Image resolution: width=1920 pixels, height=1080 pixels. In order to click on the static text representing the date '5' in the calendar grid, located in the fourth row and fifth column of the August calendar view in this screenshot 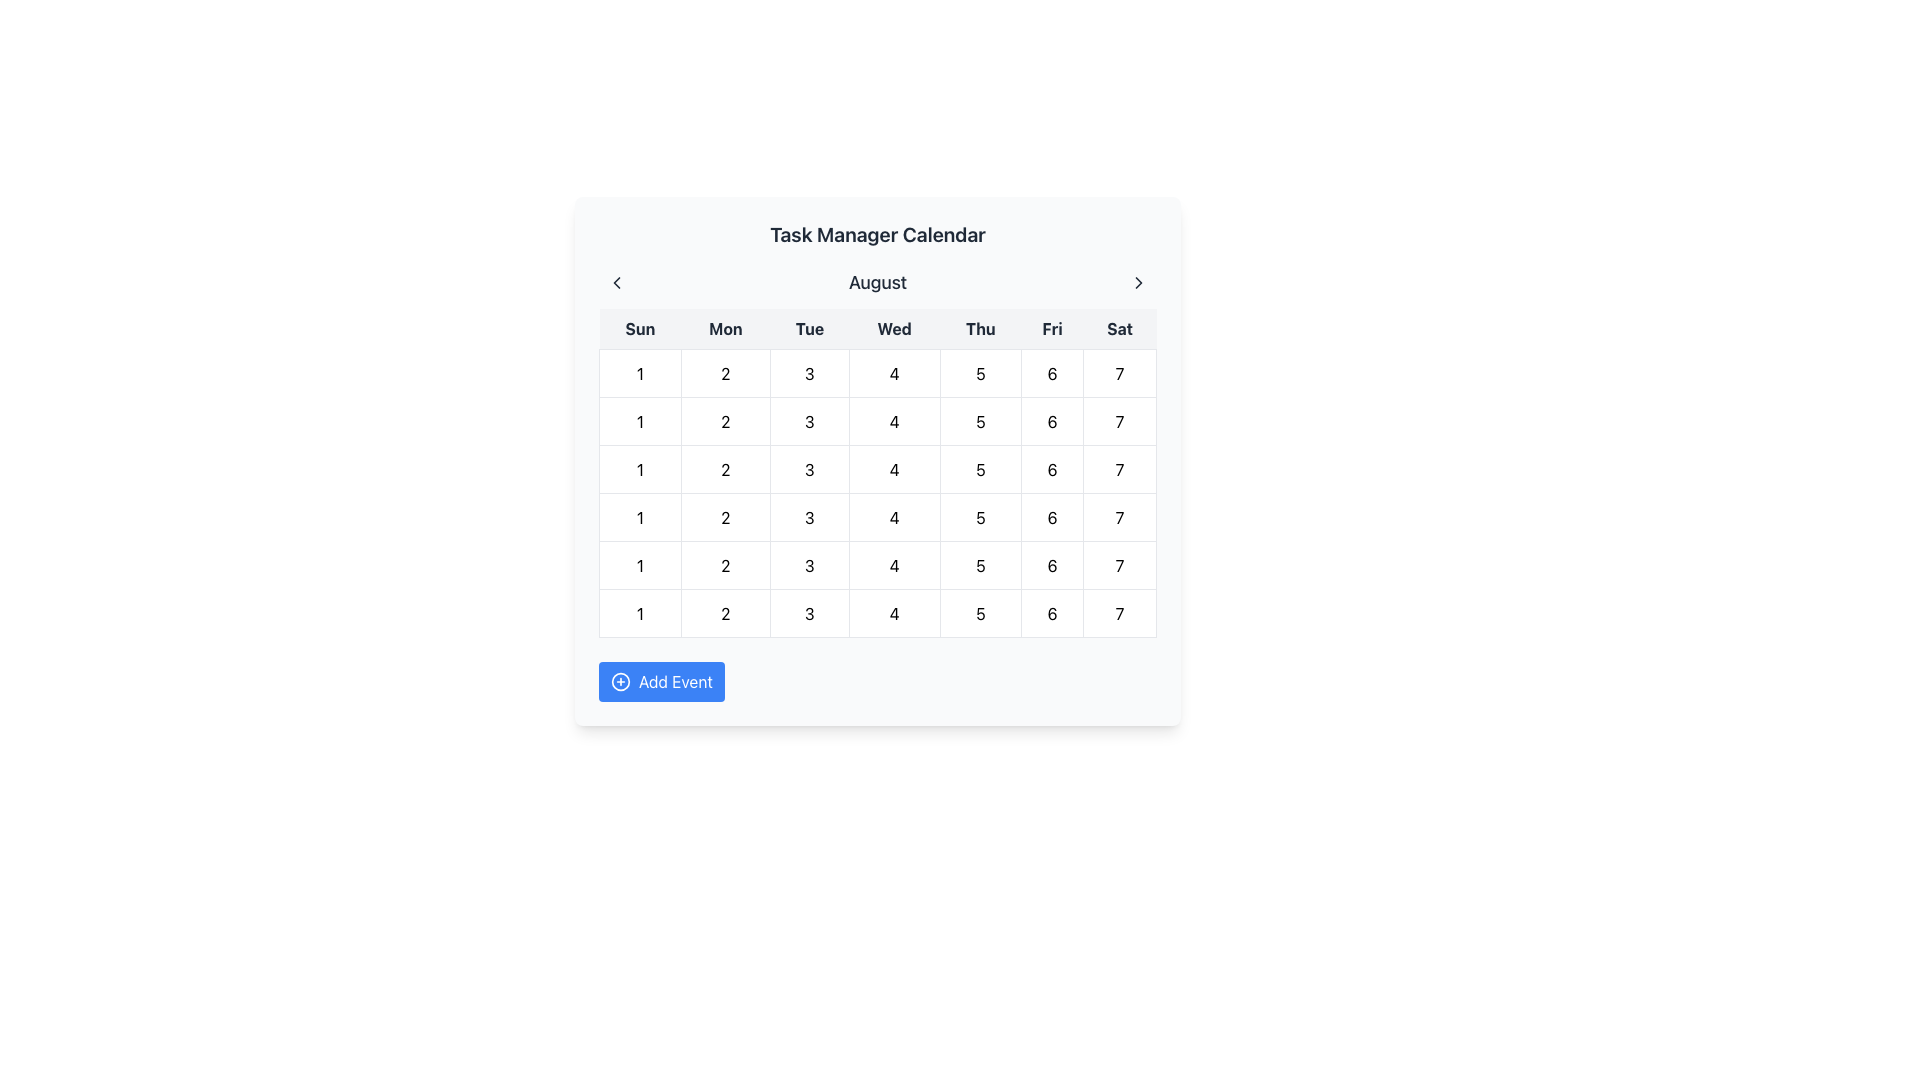, I will do `click(980, 565)`.